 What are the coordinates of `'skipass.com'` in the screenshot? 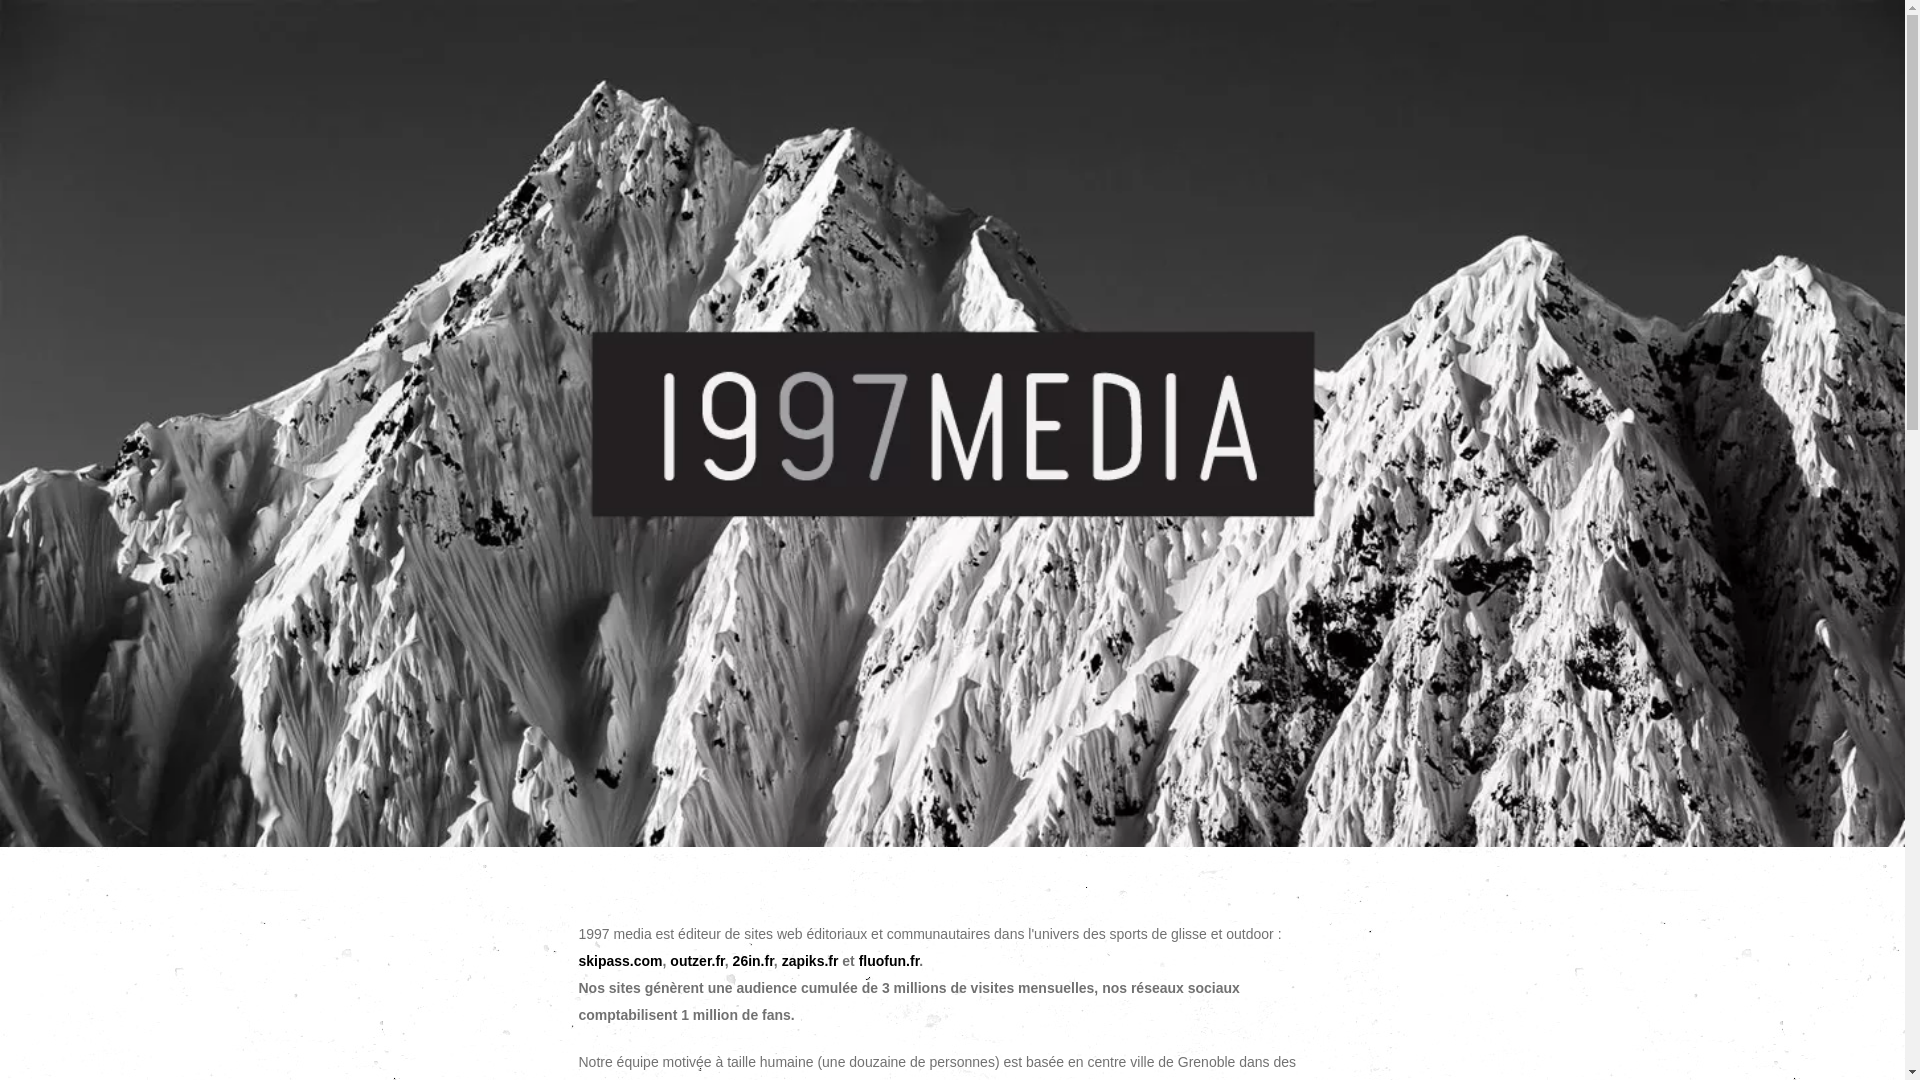 It's located at (618, 959).